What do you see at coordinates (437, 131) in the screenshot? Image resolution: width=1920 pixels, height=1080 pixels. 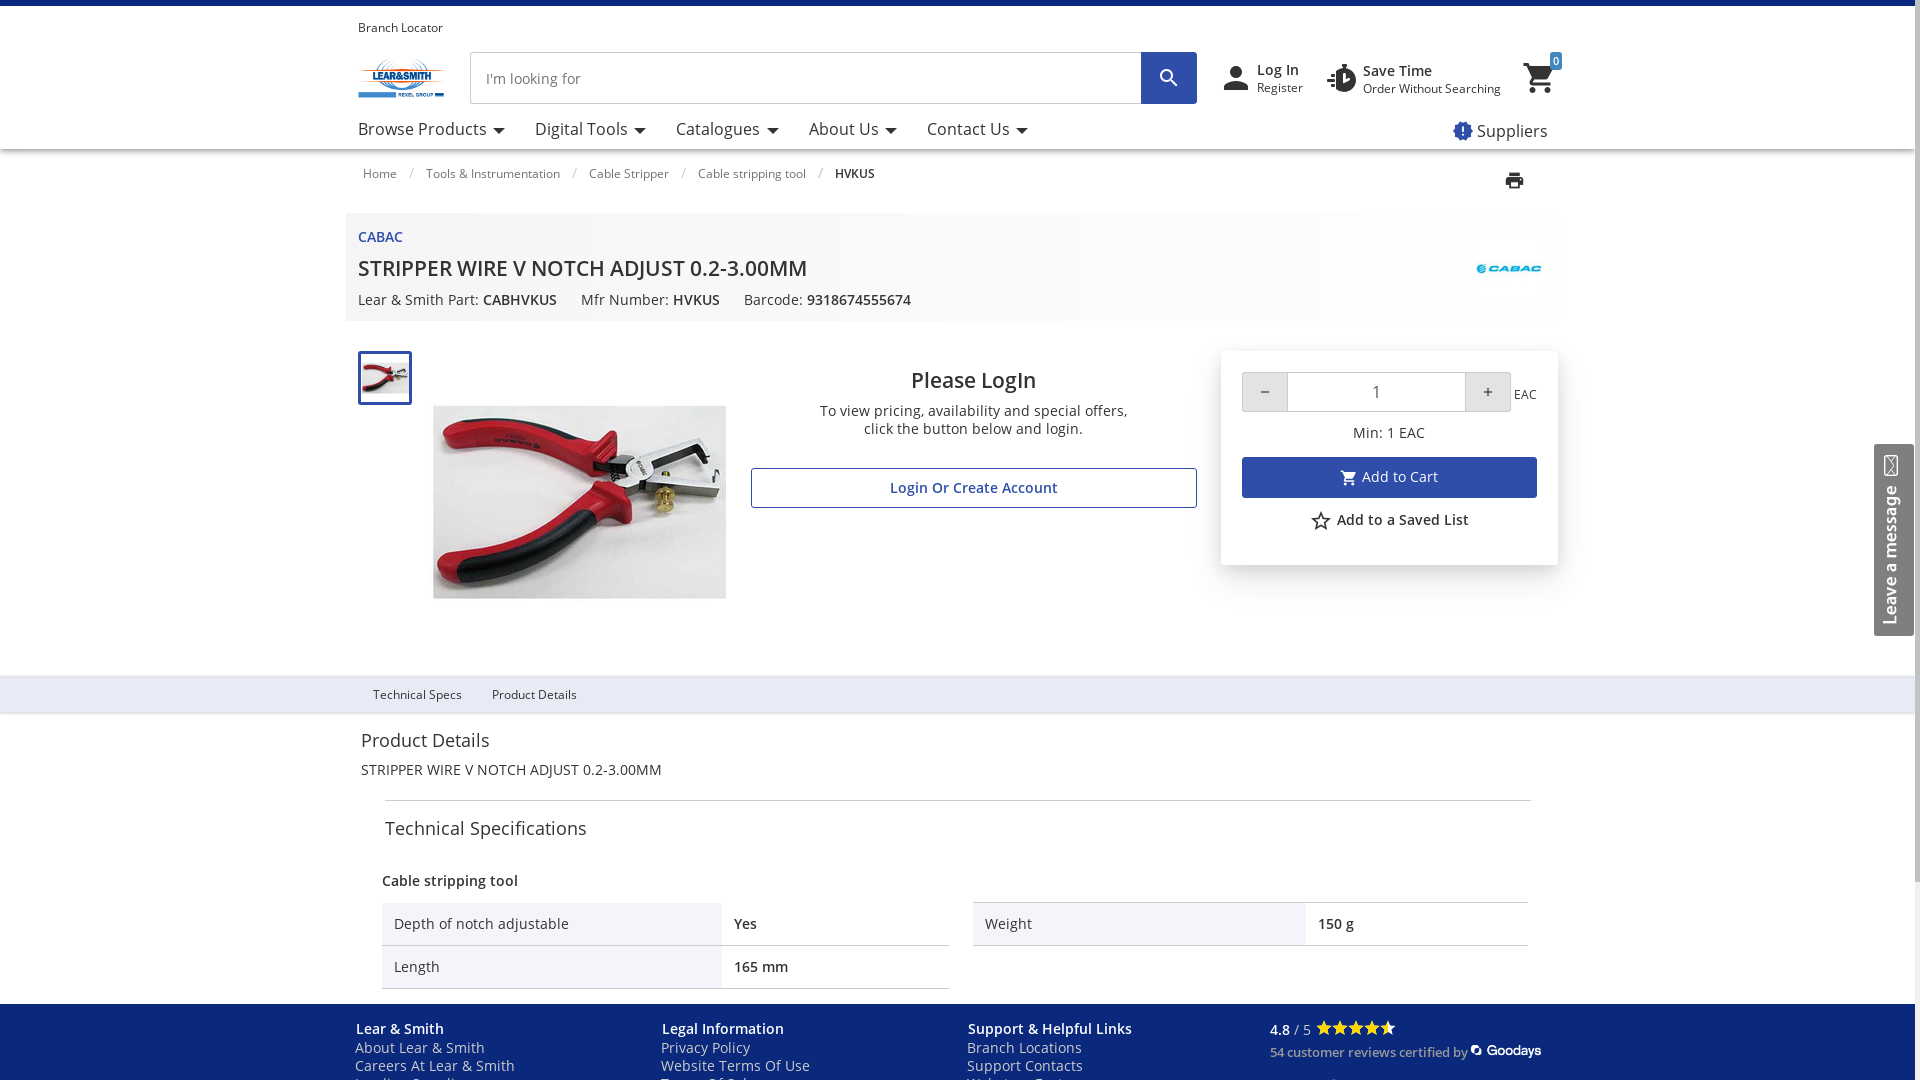 I see `'Browse Products'` at bounding box center [437, 131].